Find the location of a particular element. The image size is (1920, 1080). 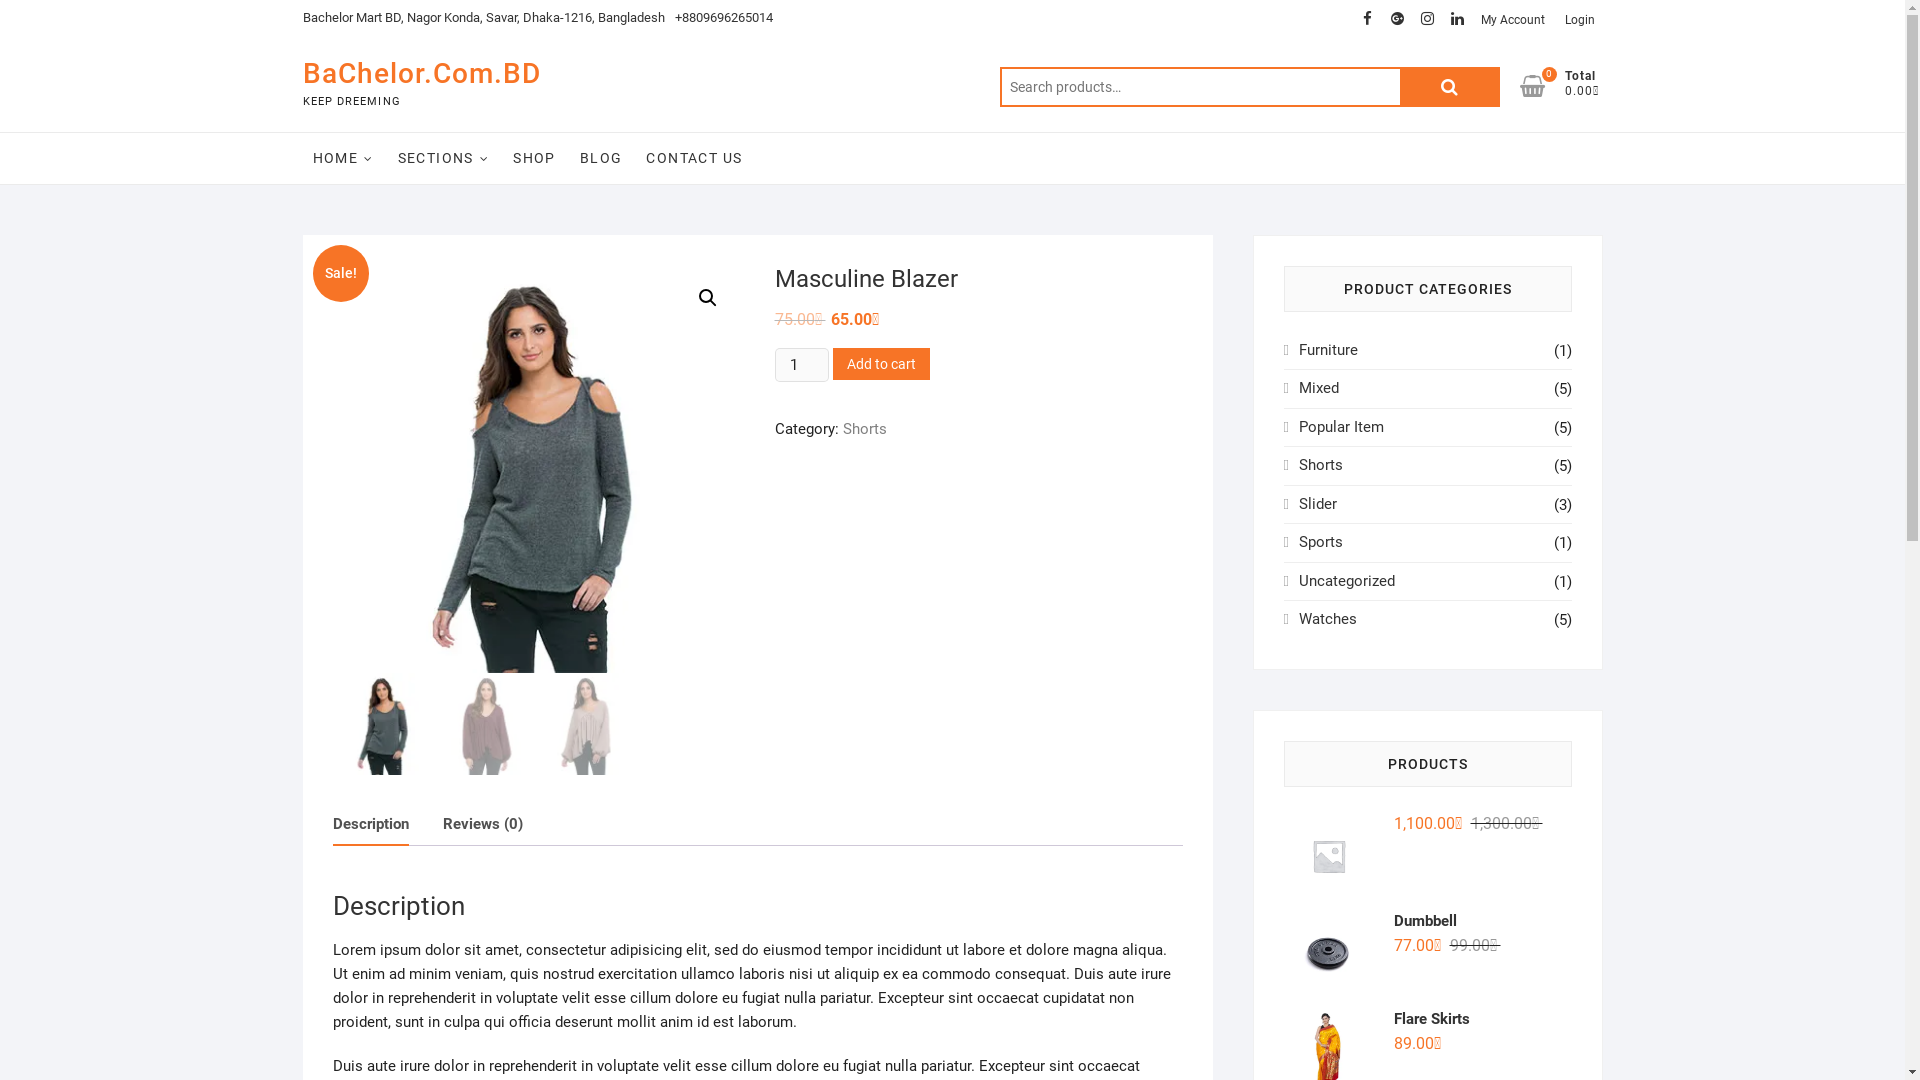

'Search' is located at coordinates (1449, 86).